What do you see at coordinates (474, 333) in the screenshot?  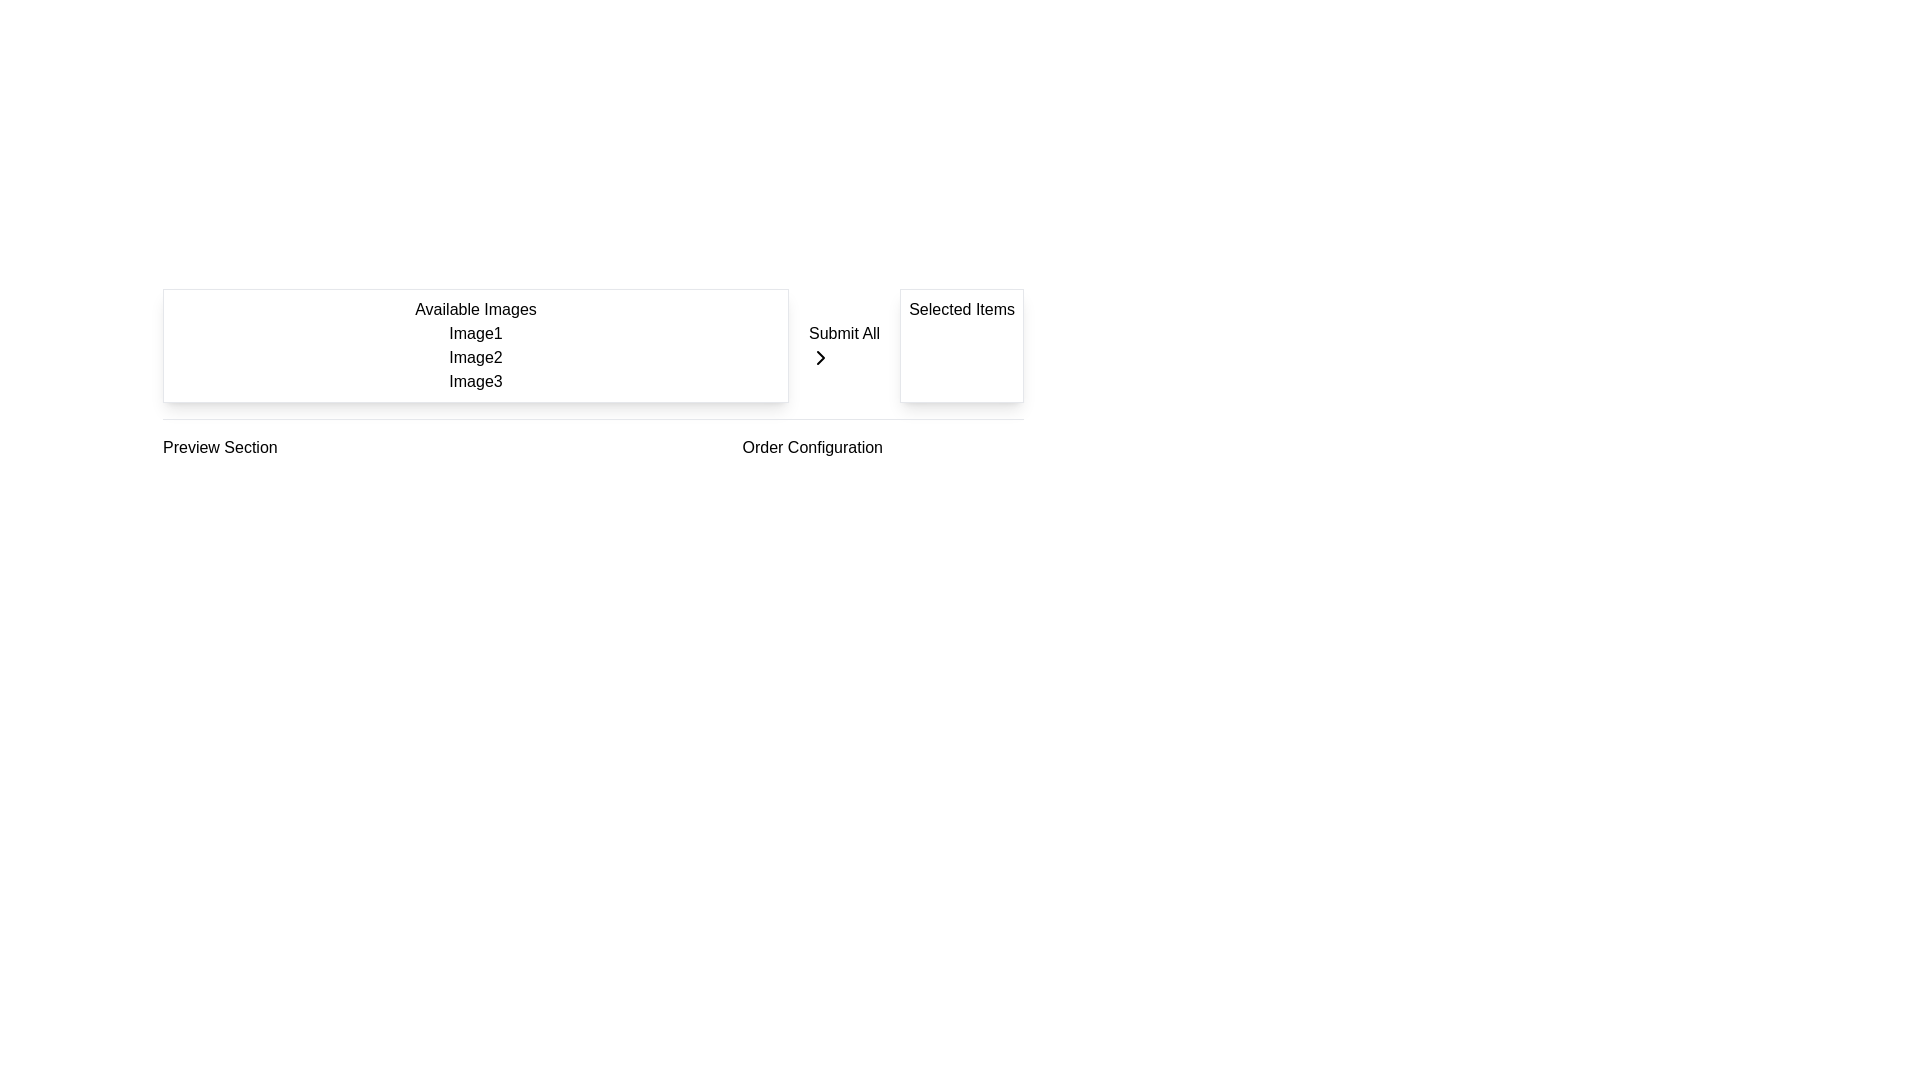 I see `the image Image1 in the 'Available Images' list` at bounding box center [474, 333].